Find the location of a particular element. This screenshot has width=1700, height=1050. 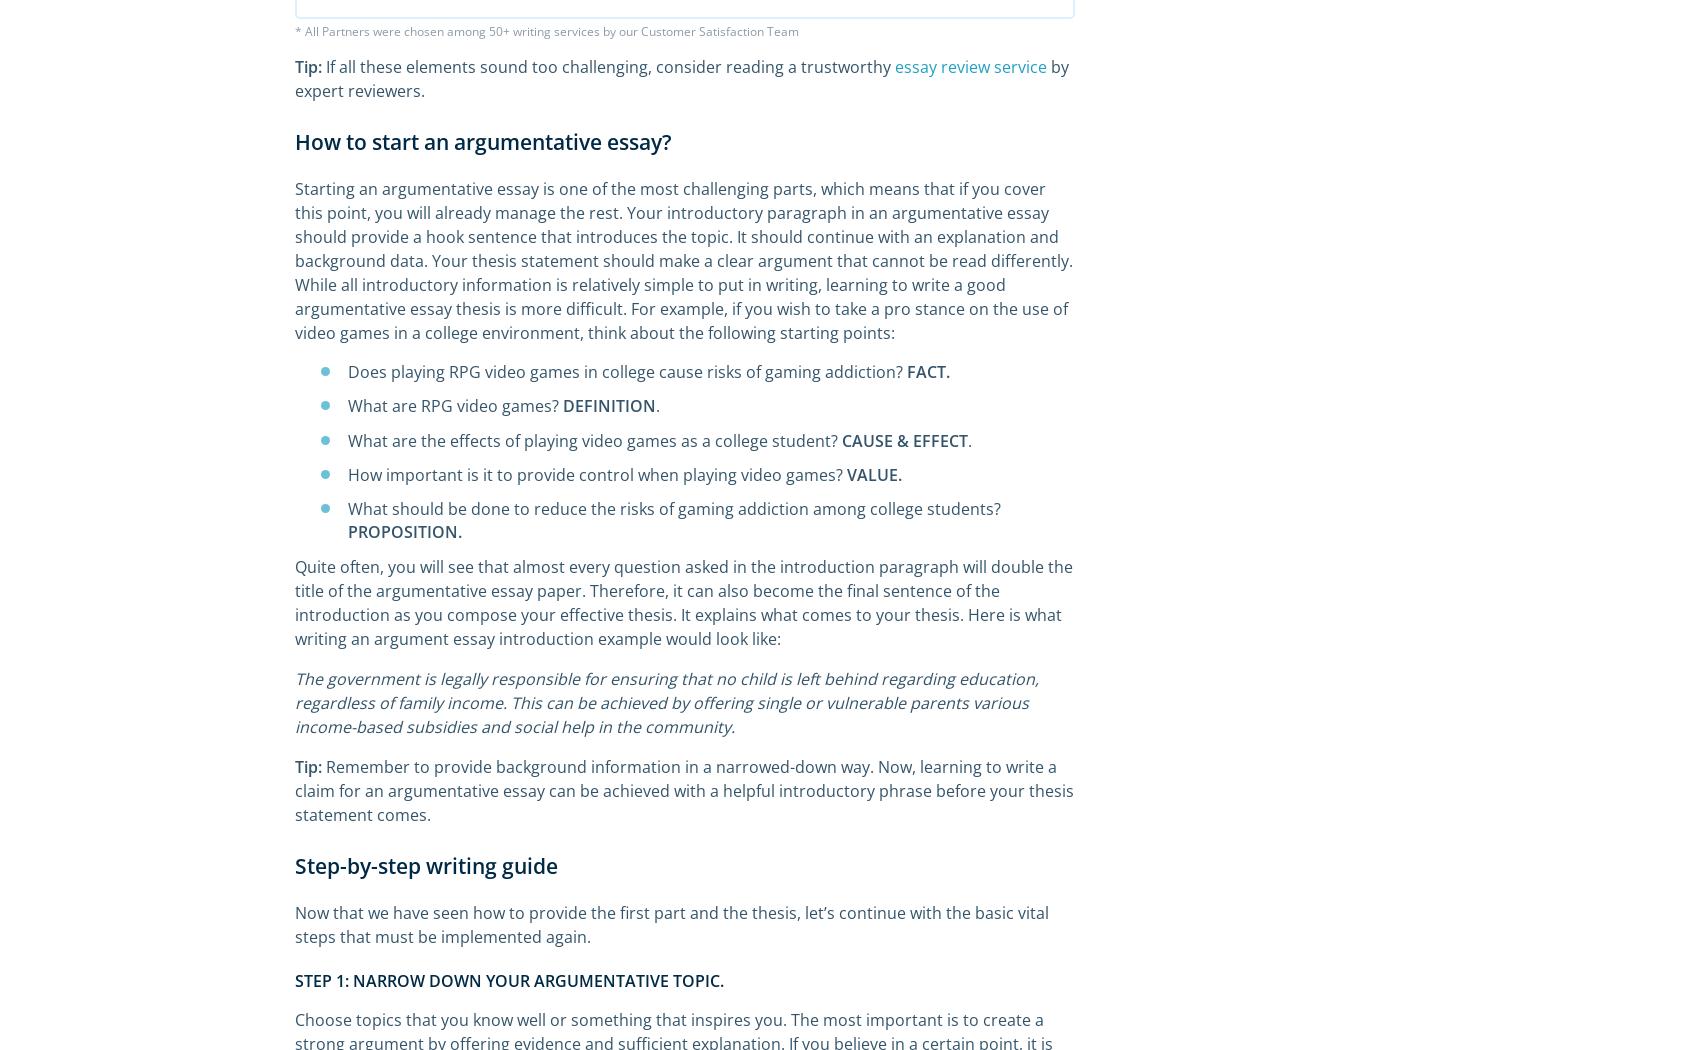

'Now that we have seen how to provide the first part and the thesis, let’s continue with the basic vital steps that must be implemented again.' is located at coordinates (294, 925).